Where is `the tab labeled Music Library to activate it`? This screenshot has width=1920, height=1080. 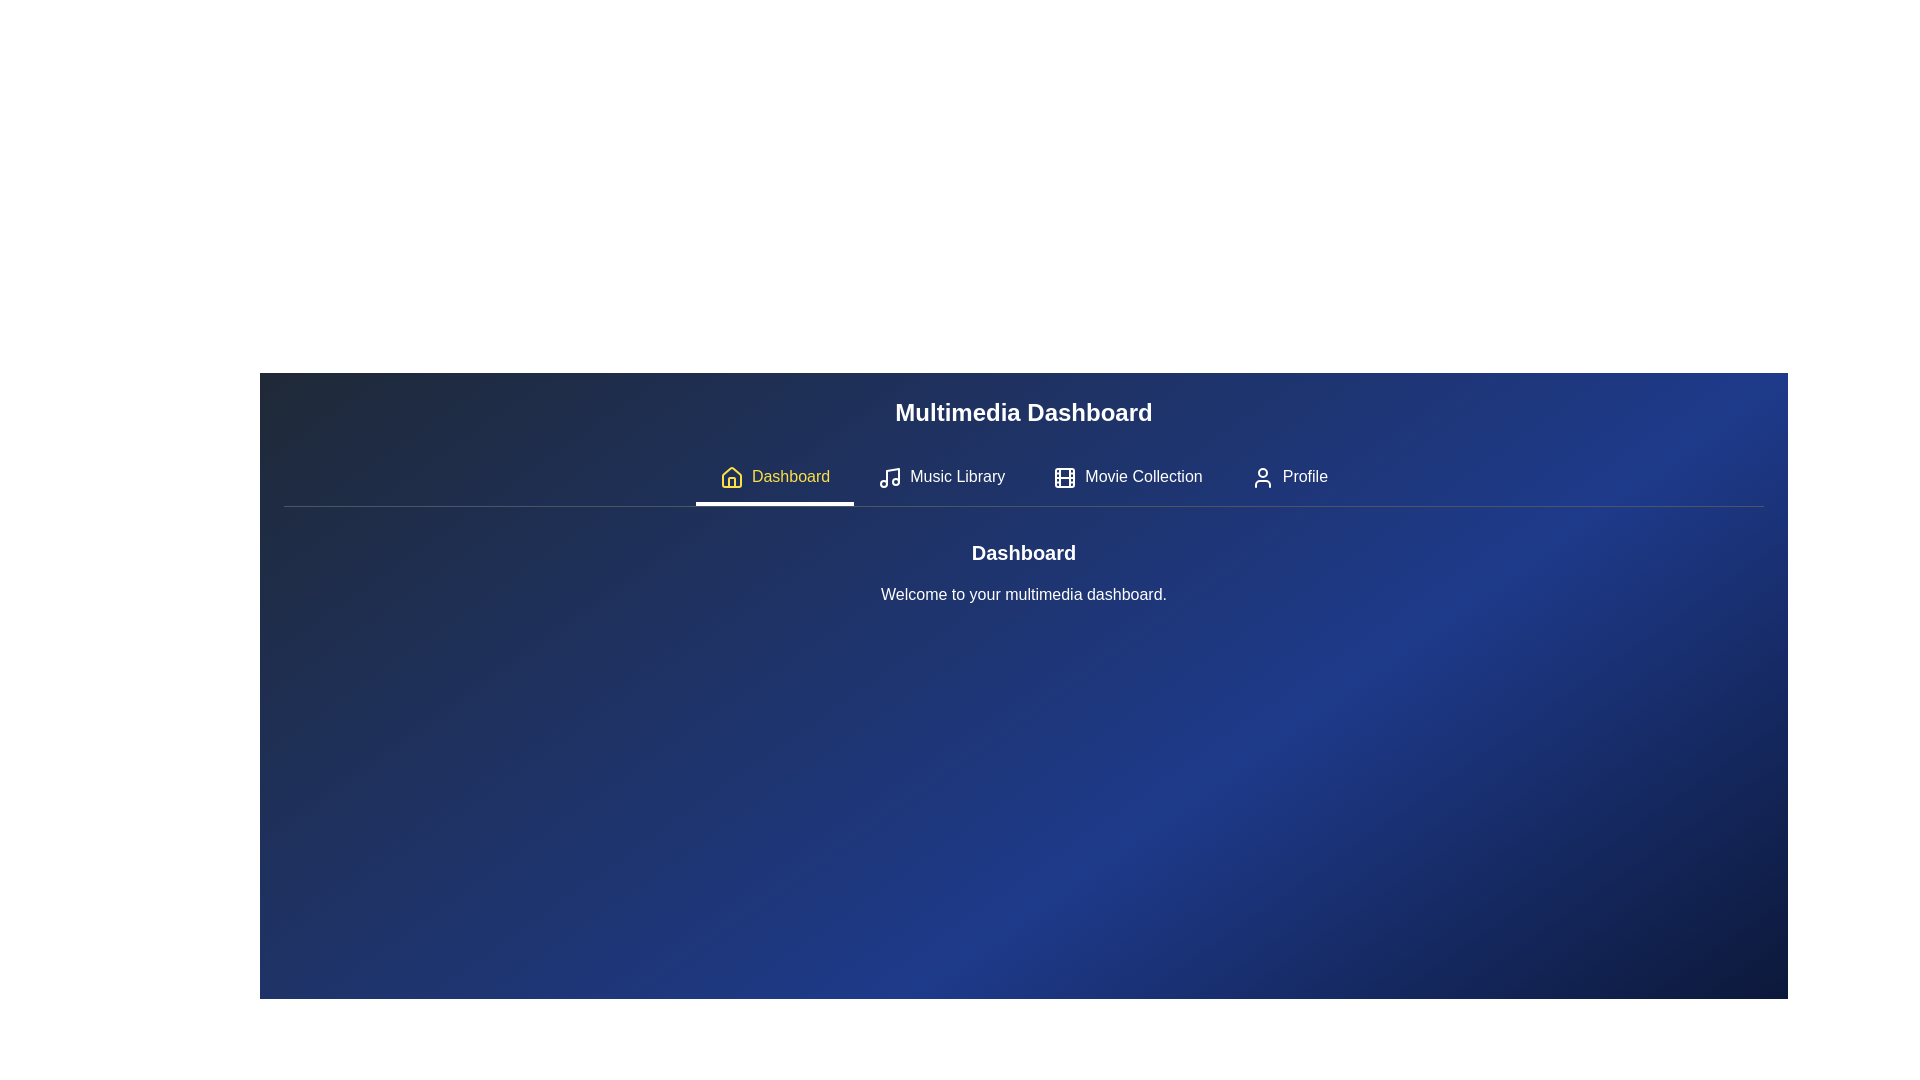
the tab labeled Music Library to activate it is located at coordinates (940, 478).